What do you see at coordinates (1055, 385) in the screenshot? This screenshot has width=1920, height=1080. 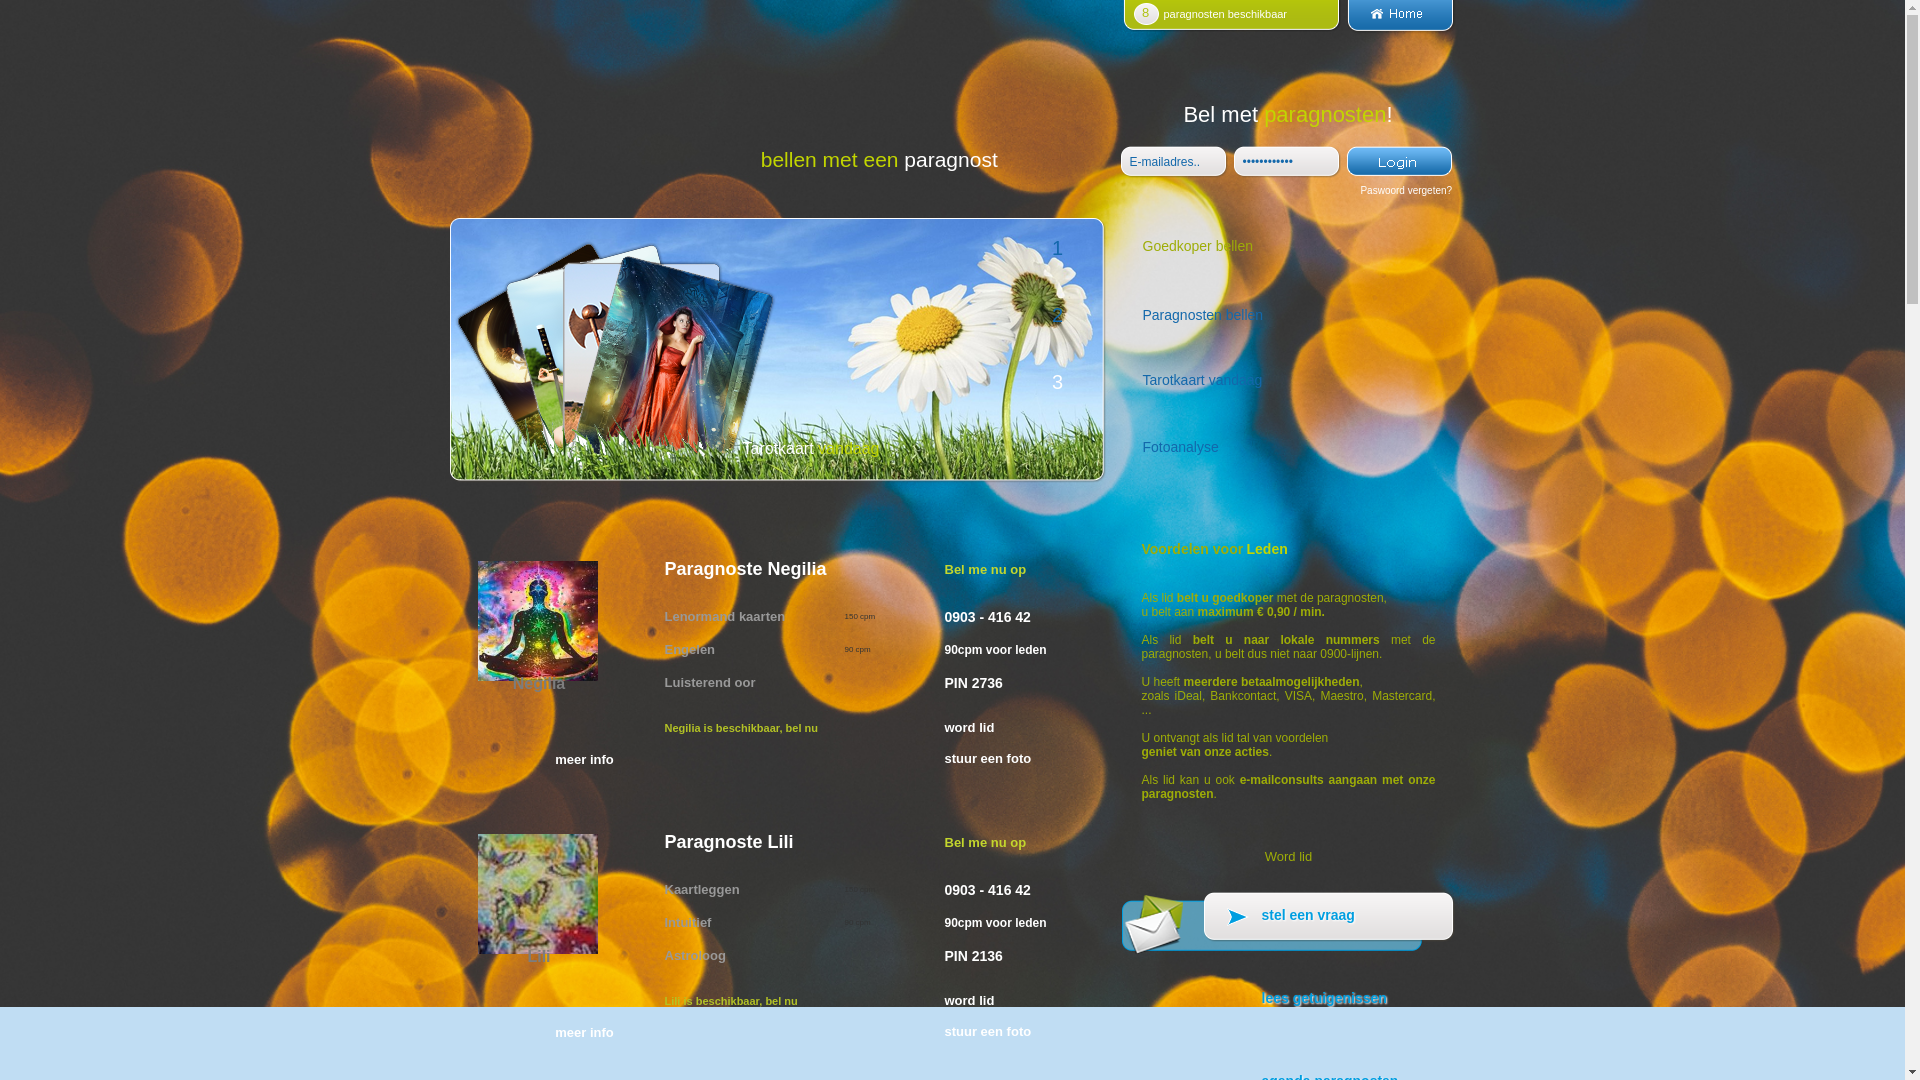 I see `'3'` at bounding box center [1055, 385].